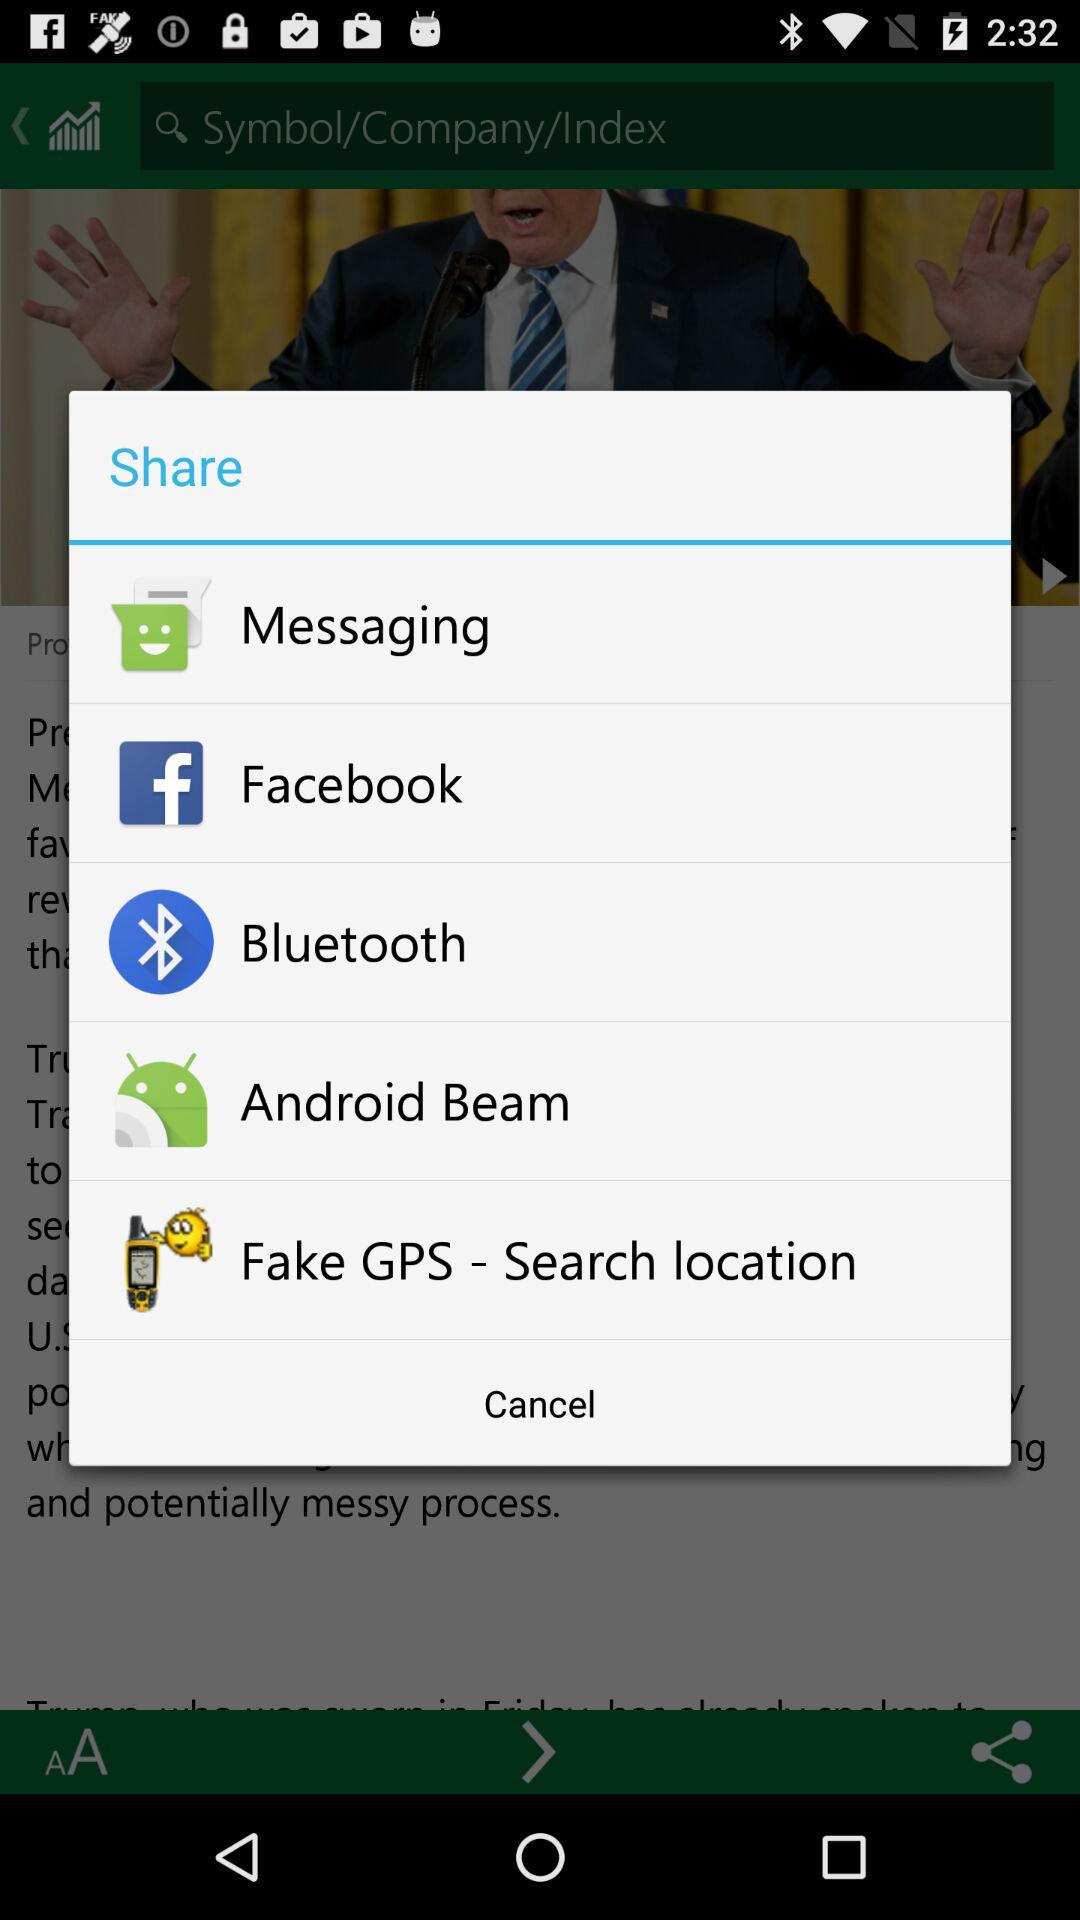  I want to click on the cancel item, so click(540, 1402).